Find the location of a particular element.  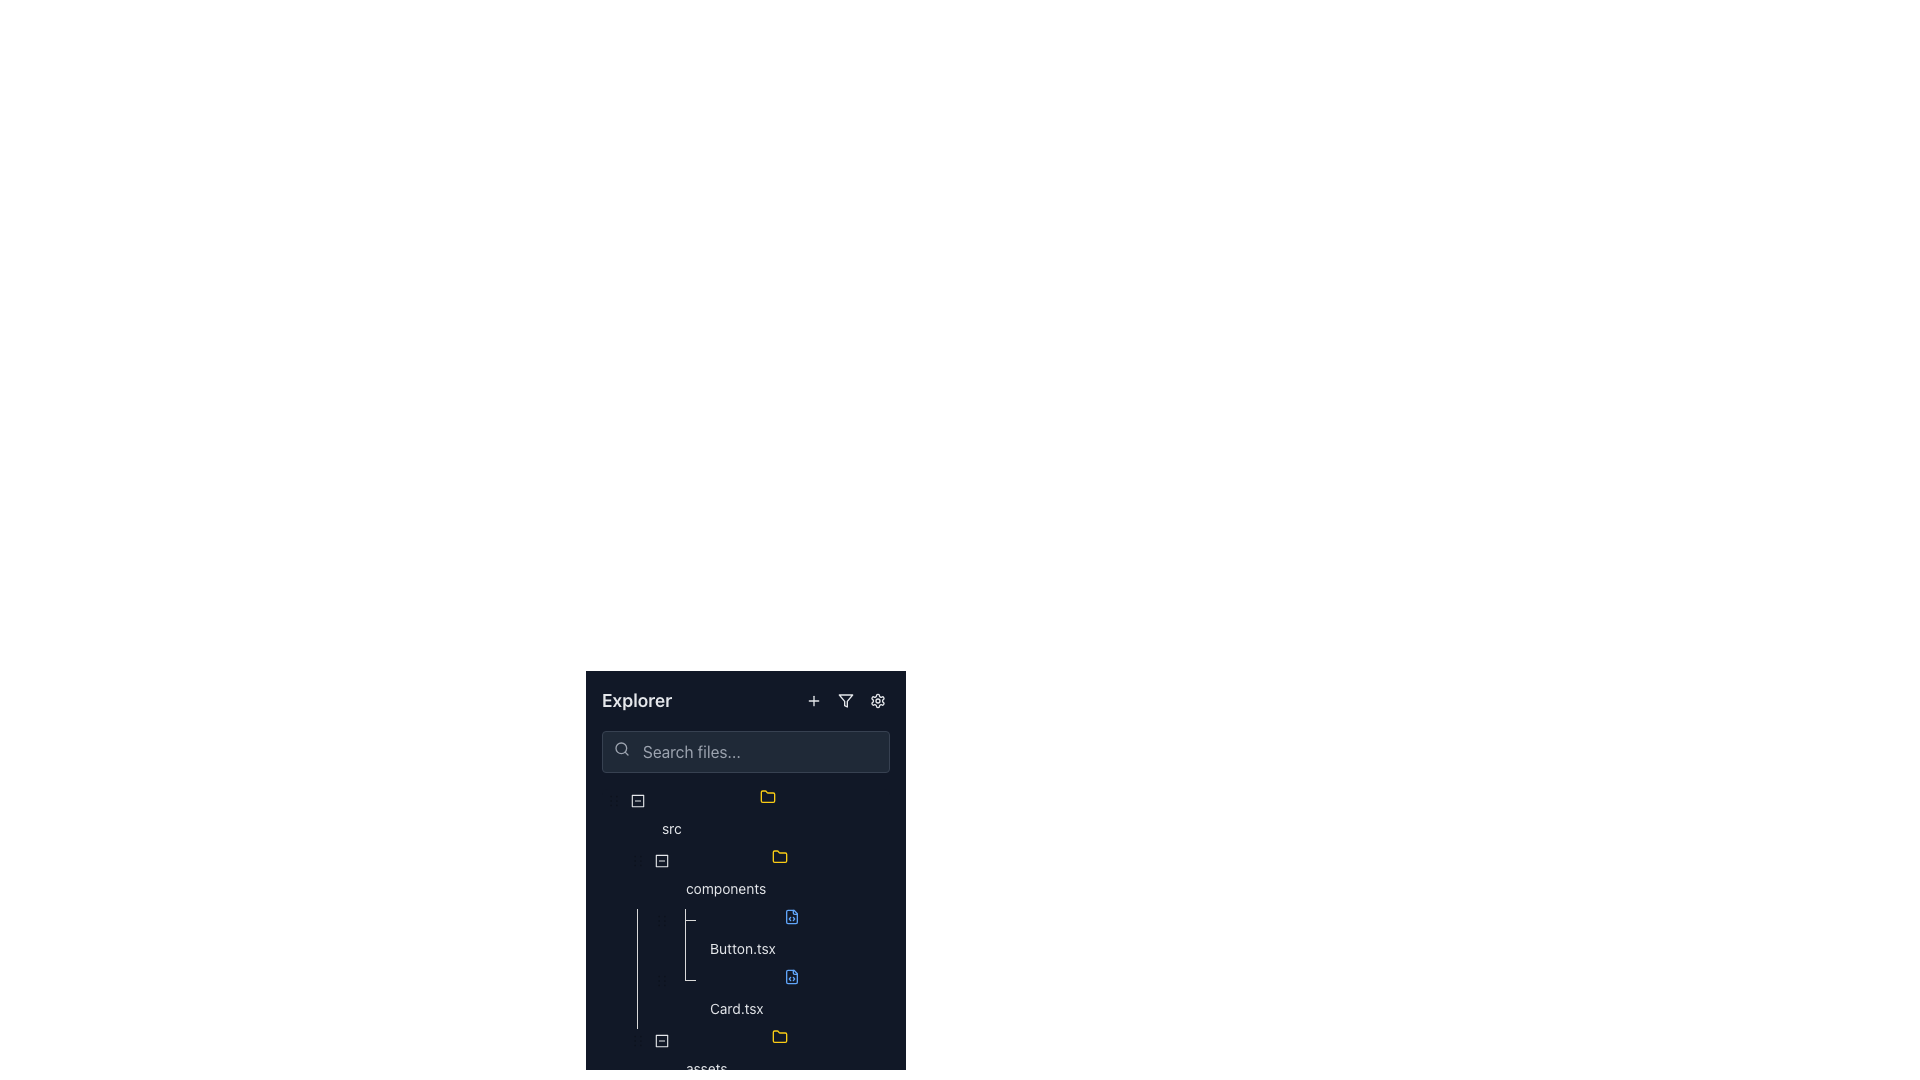

the minimal vertical line decorative UI indicator component located at the left edge of the tree structure, specifically under the 'components' node is located at coordinates (613, 996).